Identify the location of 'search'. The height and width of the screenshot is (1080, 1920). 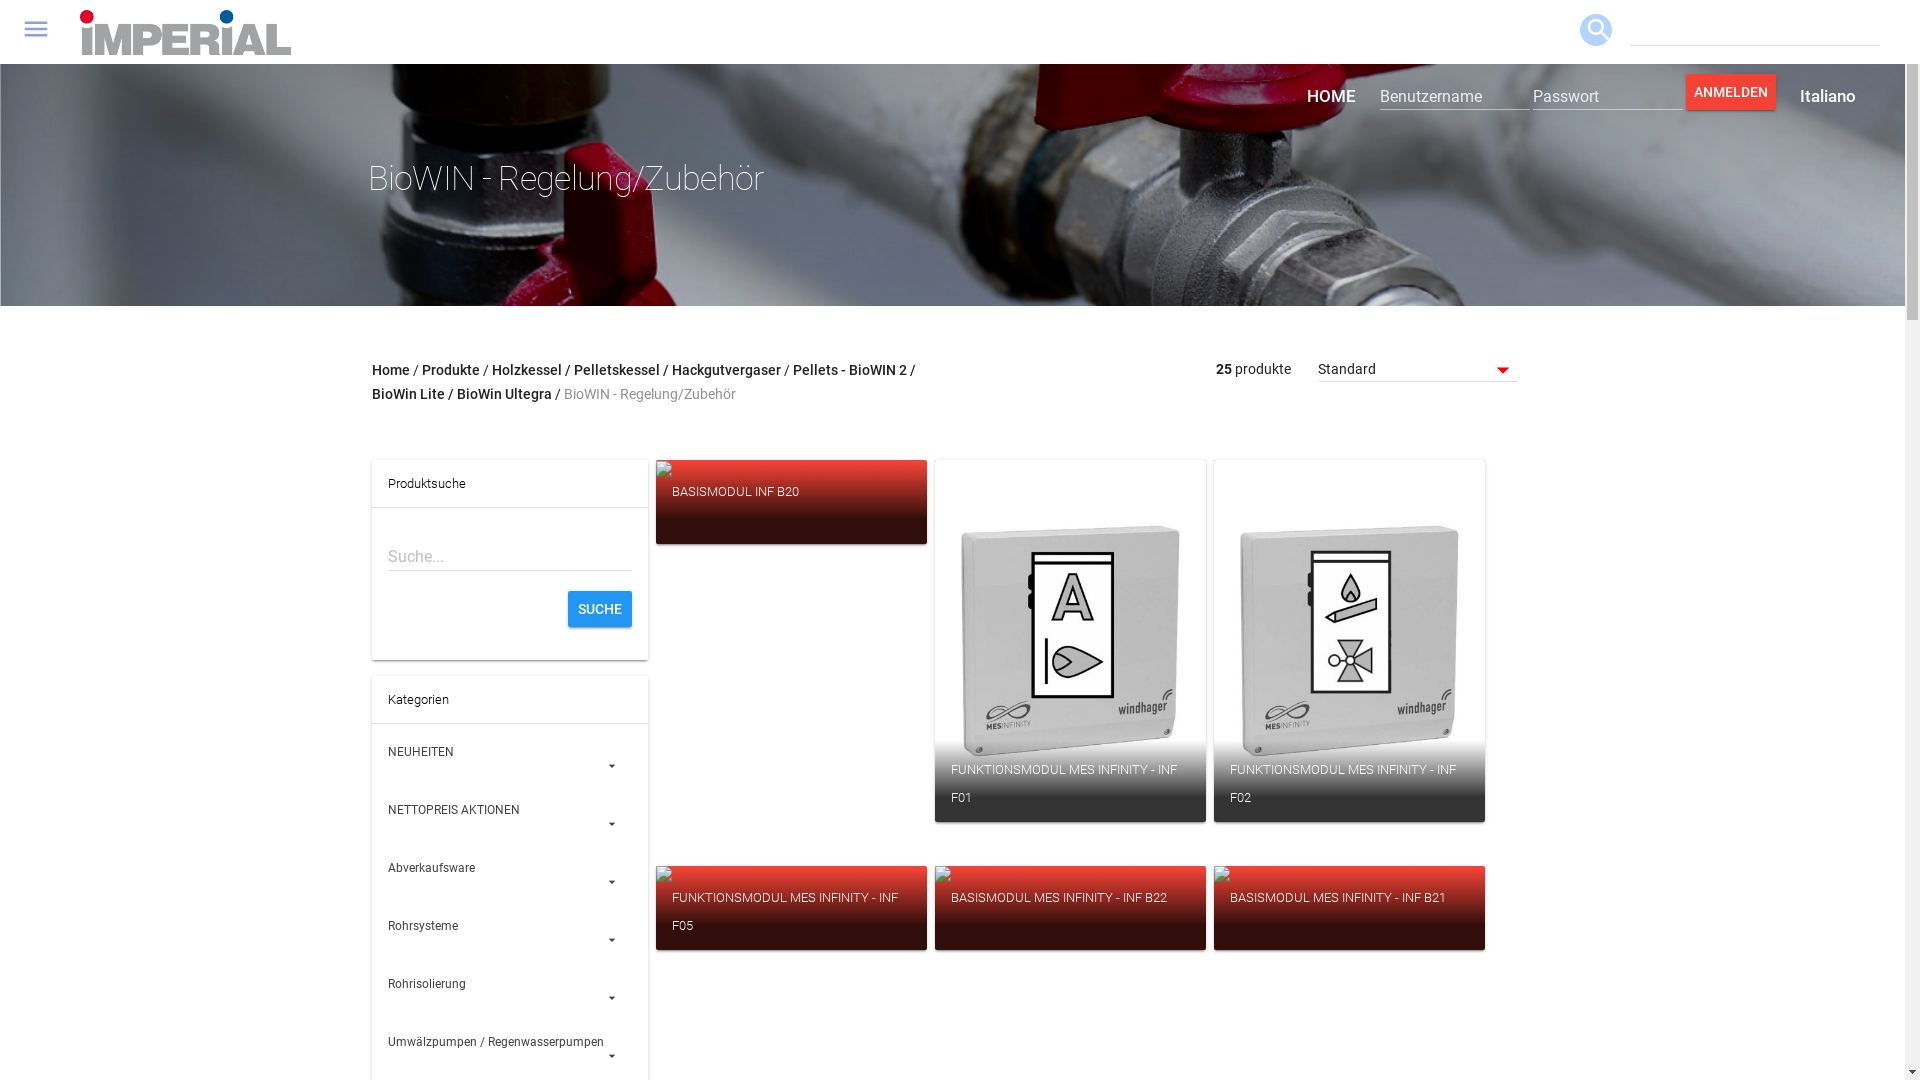
(1595, 30).